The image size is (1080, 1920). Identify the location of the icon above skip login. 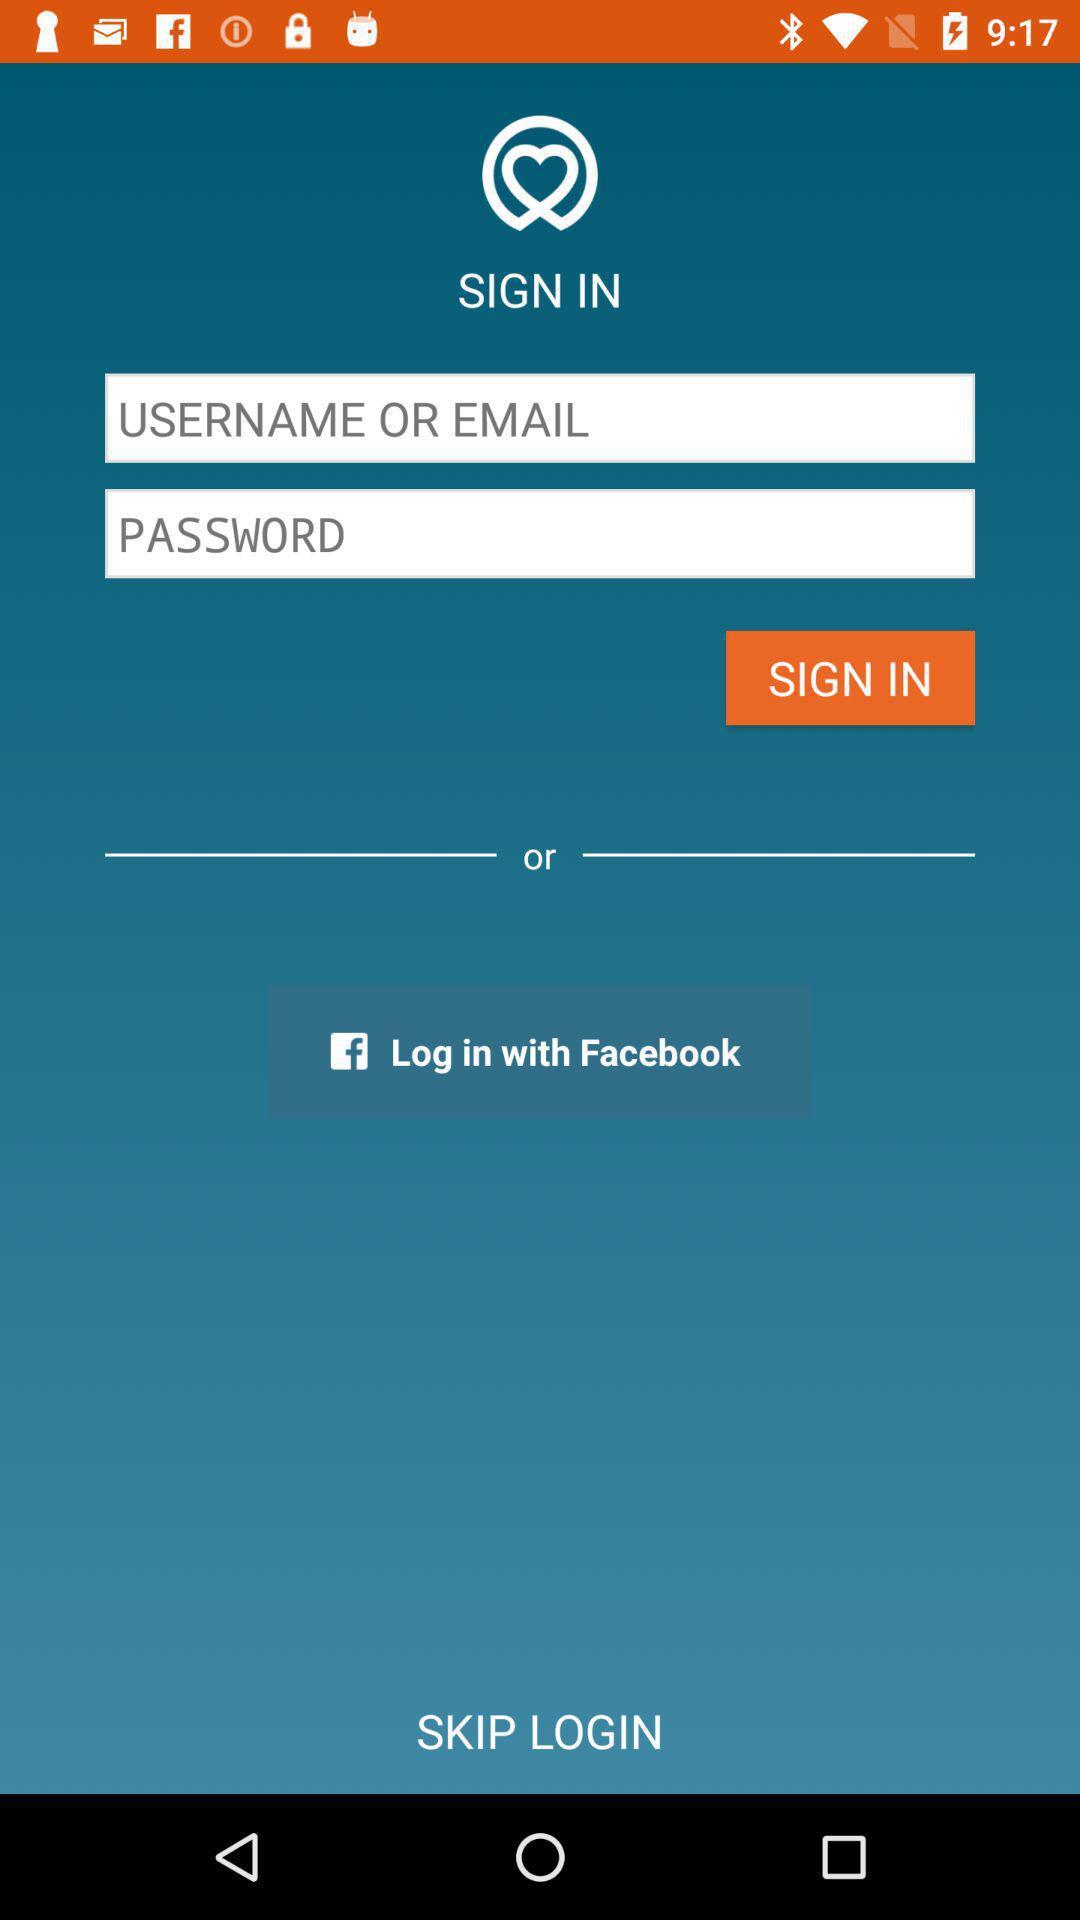
(538, 1050).